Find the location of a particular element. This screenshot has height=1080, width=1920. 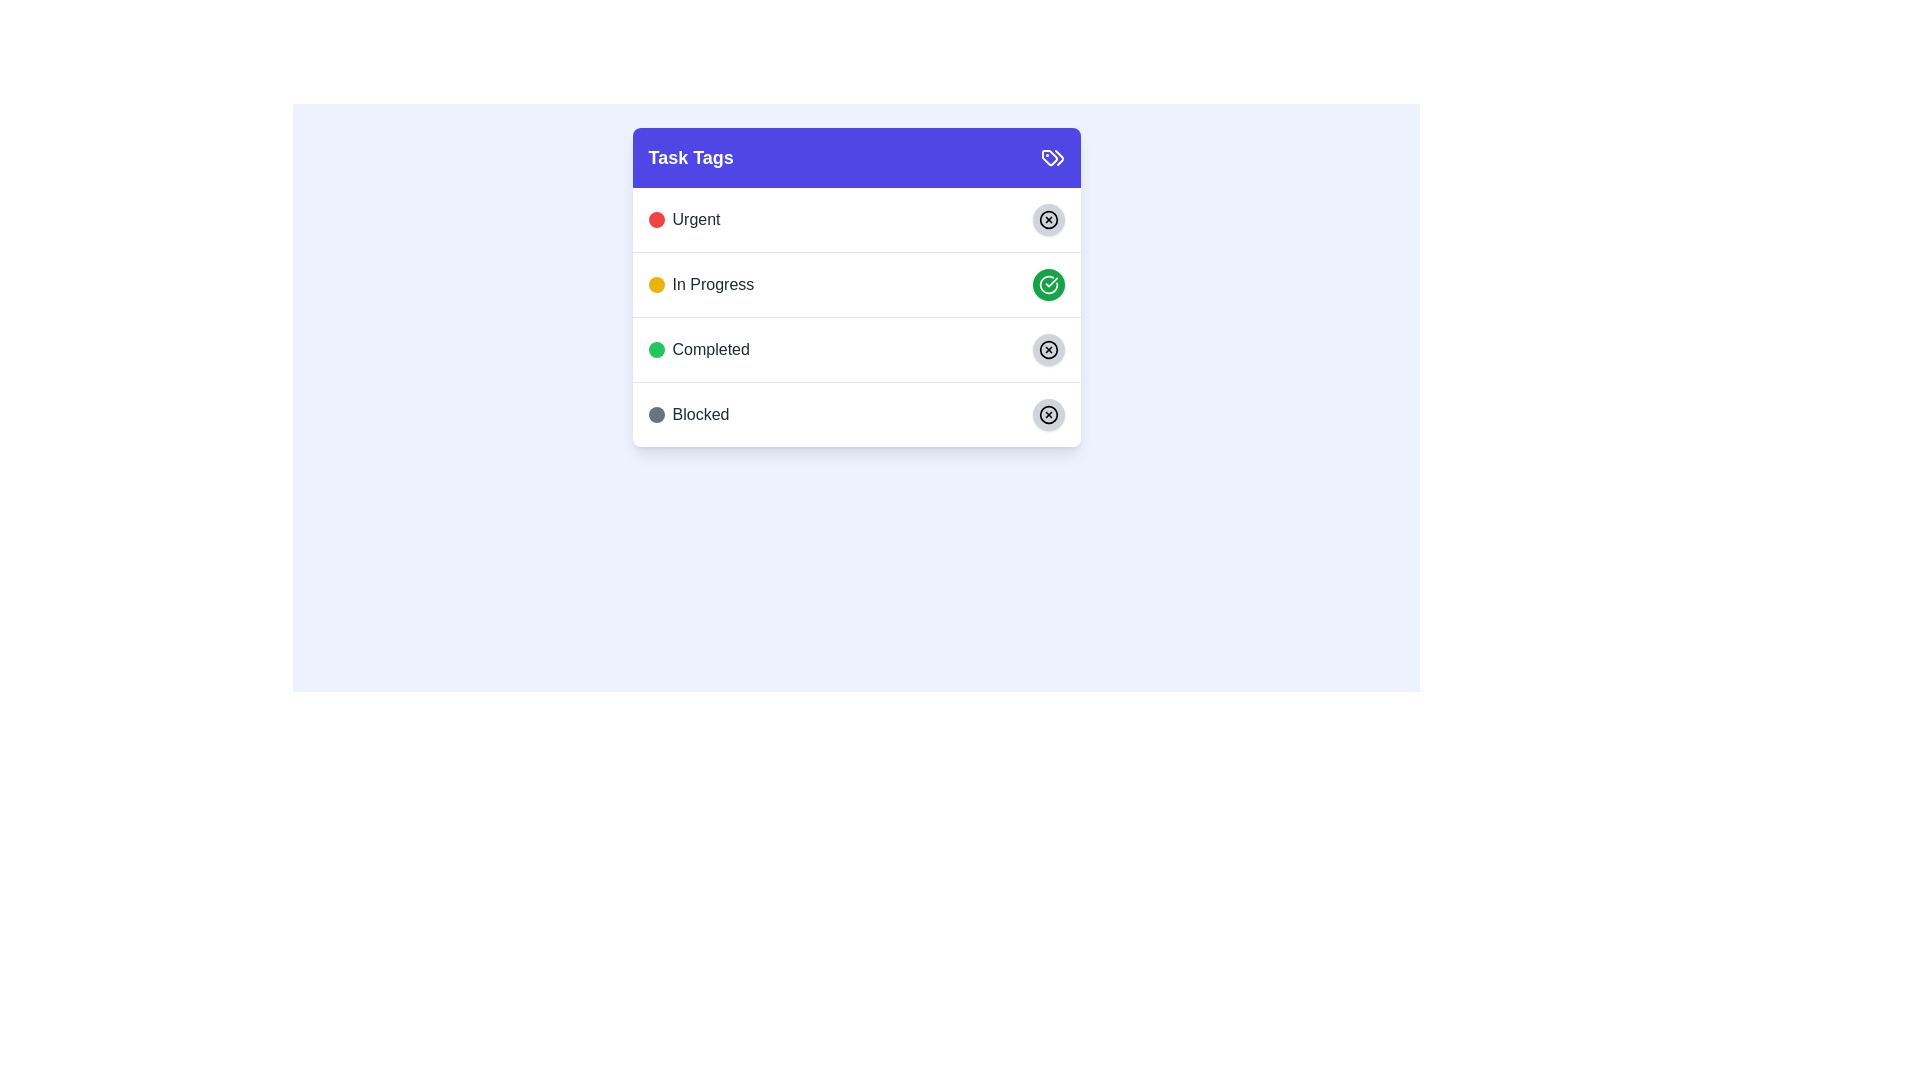

the tag-shaped icon located at the top right of the 'Task Tags' section is located at coordinates (1051, 157).